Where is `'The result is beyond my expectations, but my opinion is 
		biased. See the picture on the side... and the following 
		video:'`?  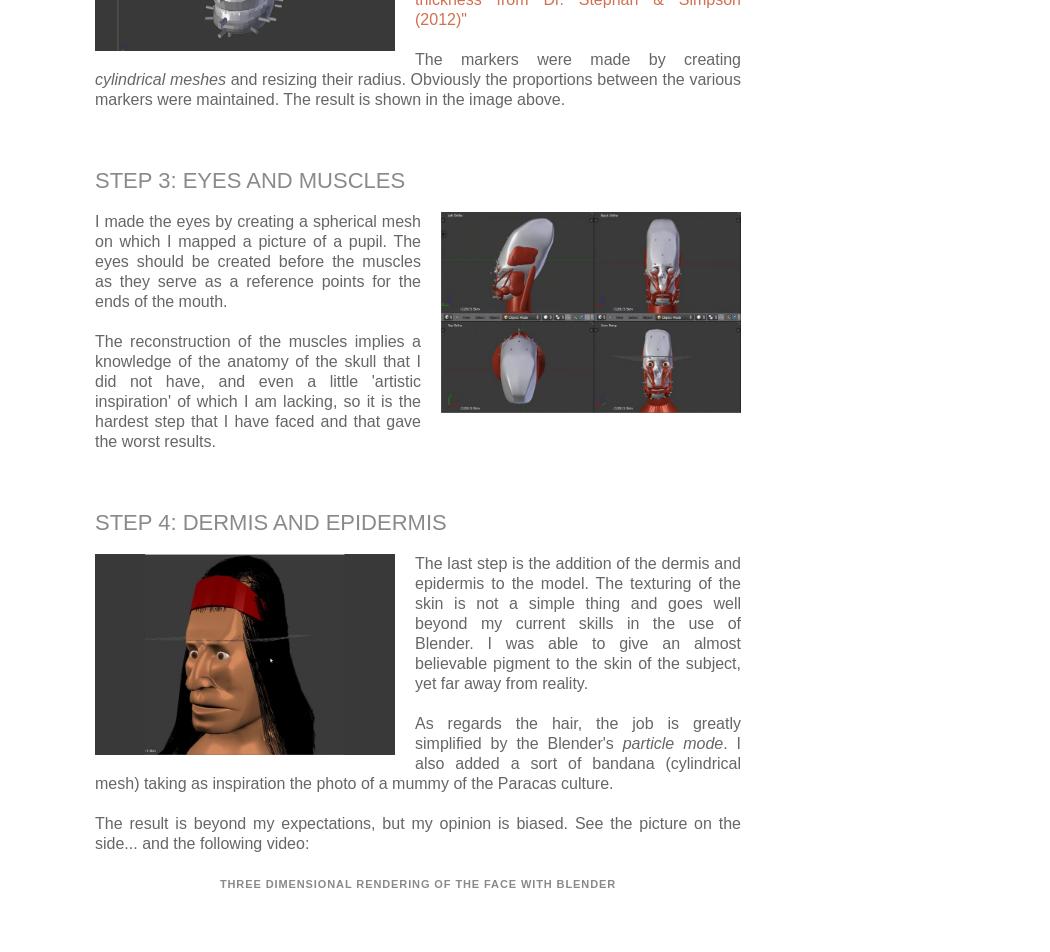
'The result is beyond my expectations, but my opinion is 
		biased. See the picture on the side... and the following 
		video:' is located at coordinates (417, 832).